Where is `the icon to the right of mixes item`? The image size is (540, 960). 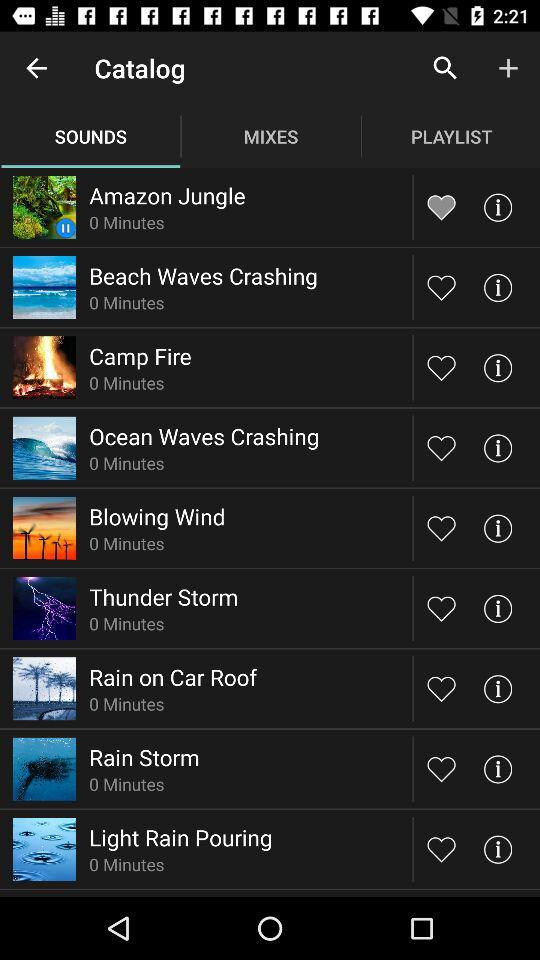 the icon to the right of mixes item is located at coordinates (445, 68).